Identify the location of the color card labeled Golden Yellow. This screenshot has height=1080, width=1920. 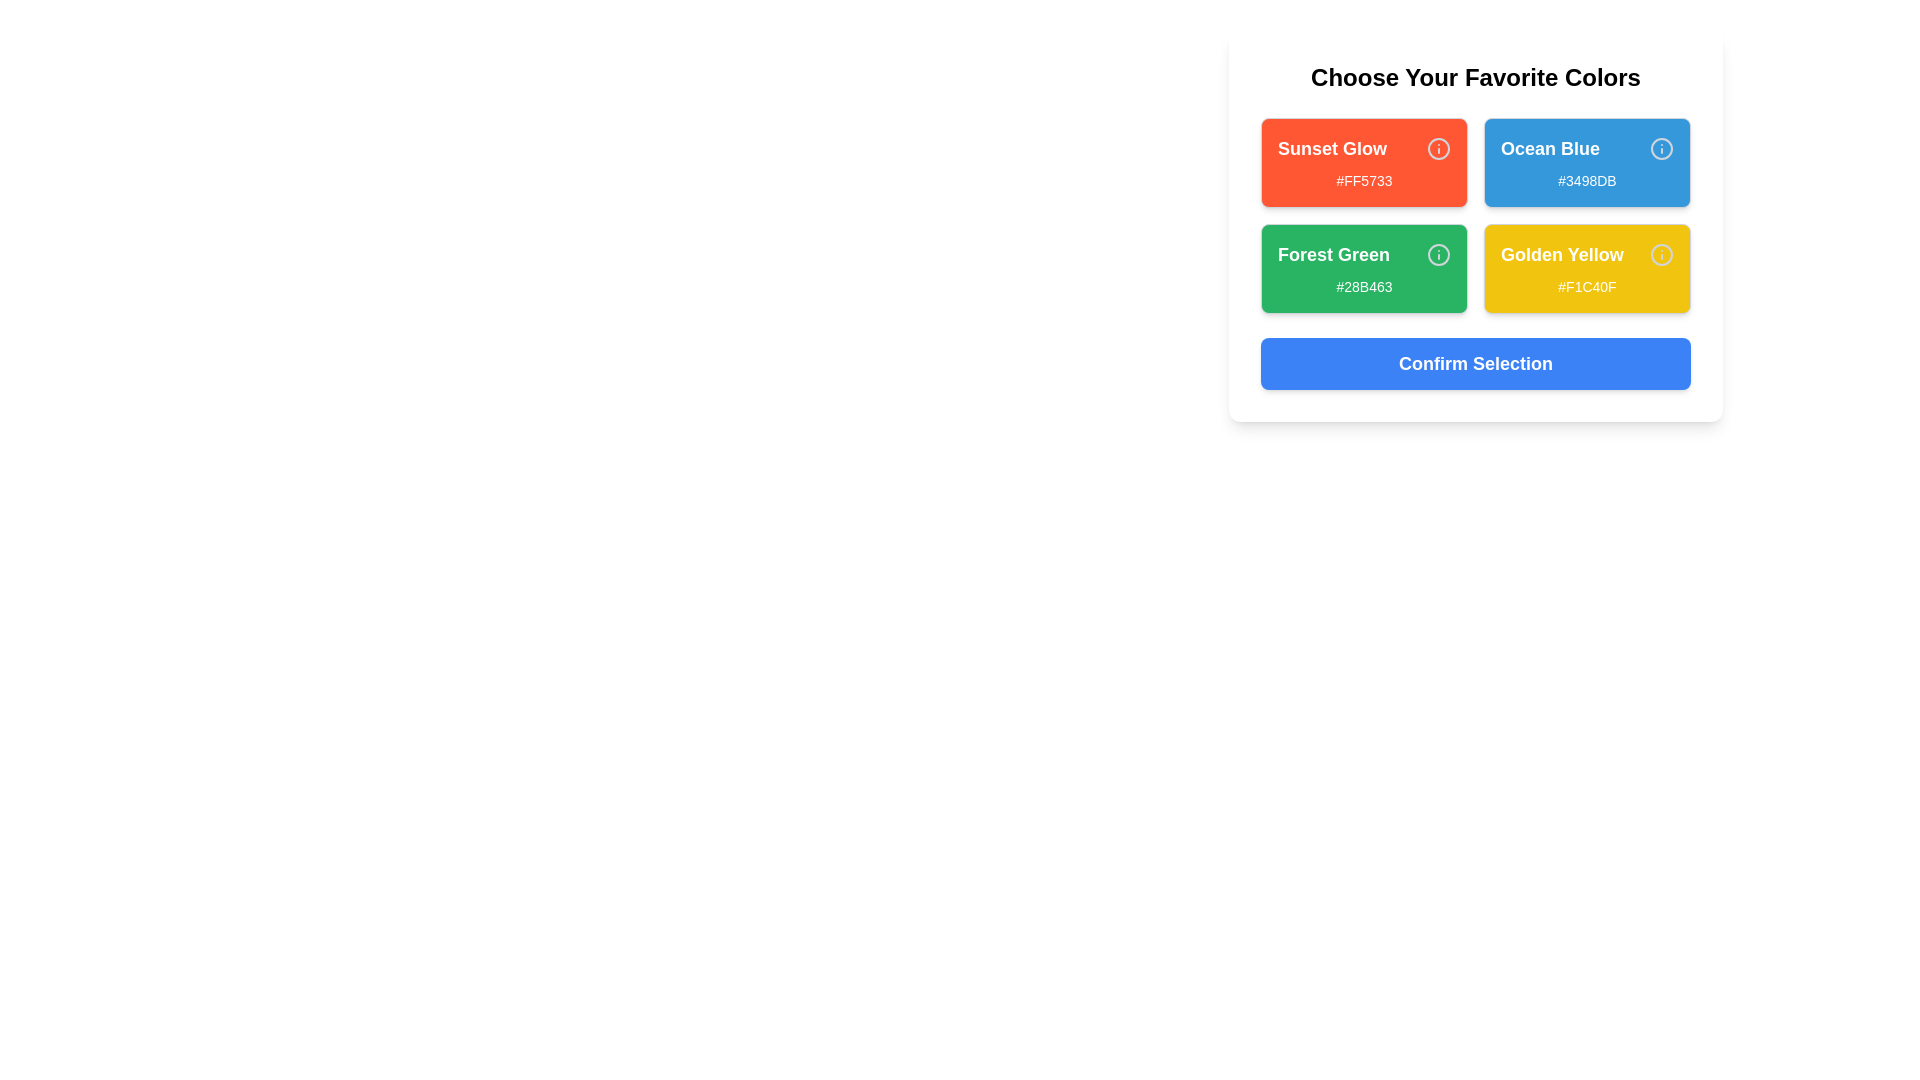
(1586, 268).